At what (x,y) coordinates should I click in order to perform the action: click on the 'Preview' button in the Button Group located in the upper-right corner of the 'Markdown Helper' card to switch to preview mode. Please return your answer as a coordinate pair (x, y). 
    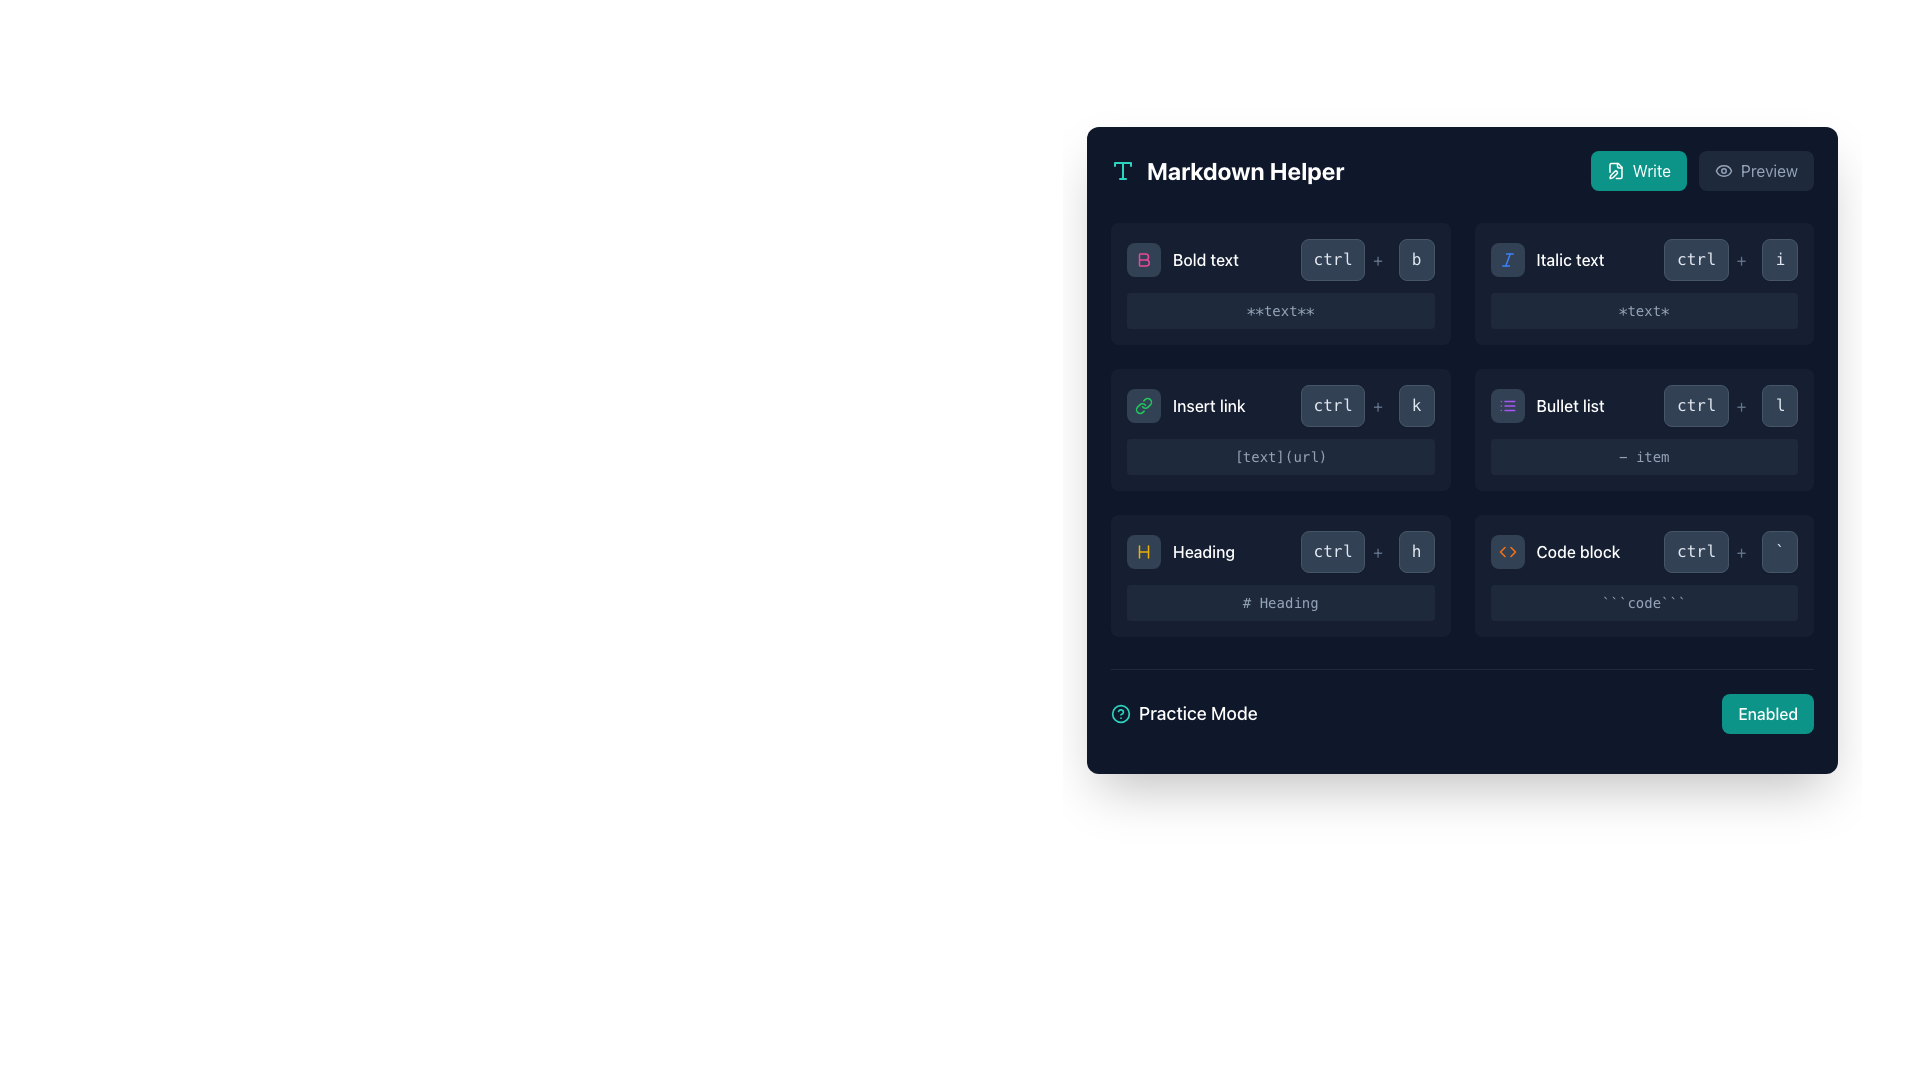
    Looking at the image, I should click on (1701, 169).